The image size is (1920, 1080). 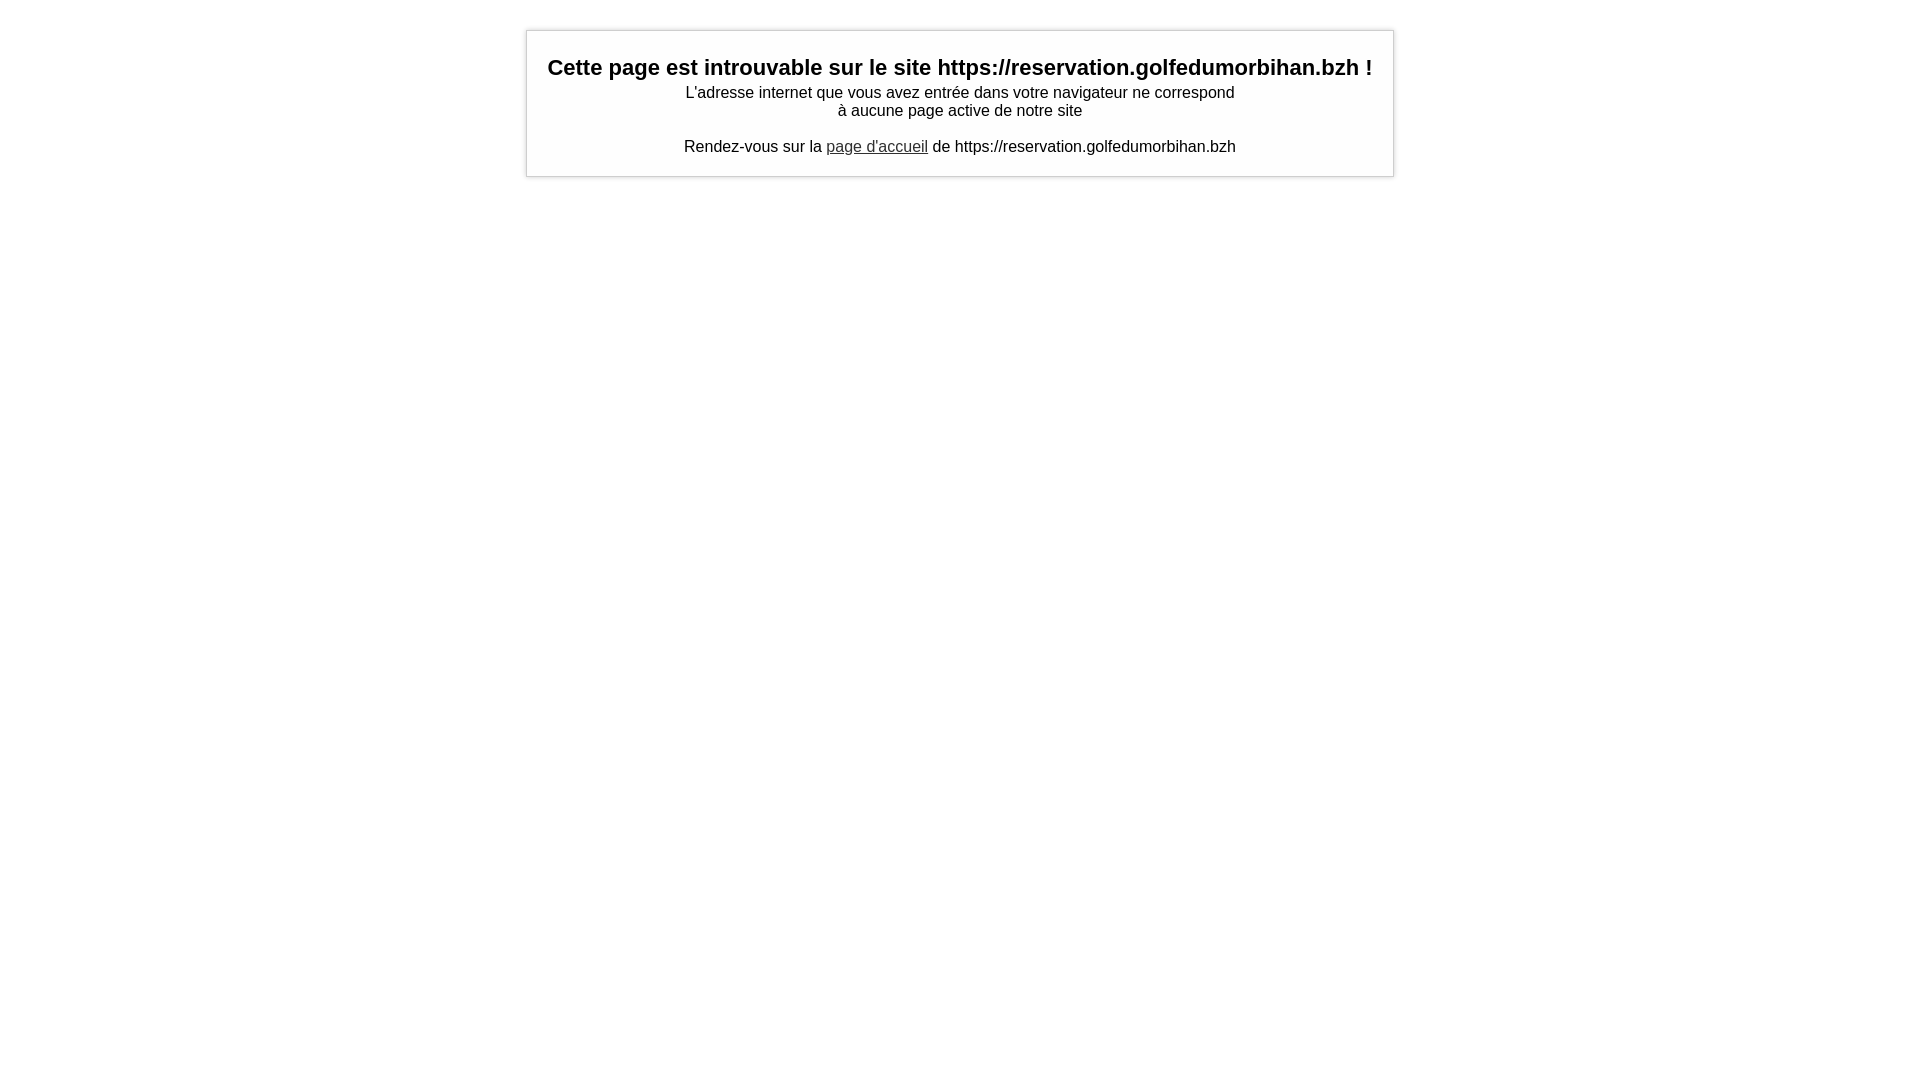 I want to click on 'page d'accueil', so click(x=877, y=145).